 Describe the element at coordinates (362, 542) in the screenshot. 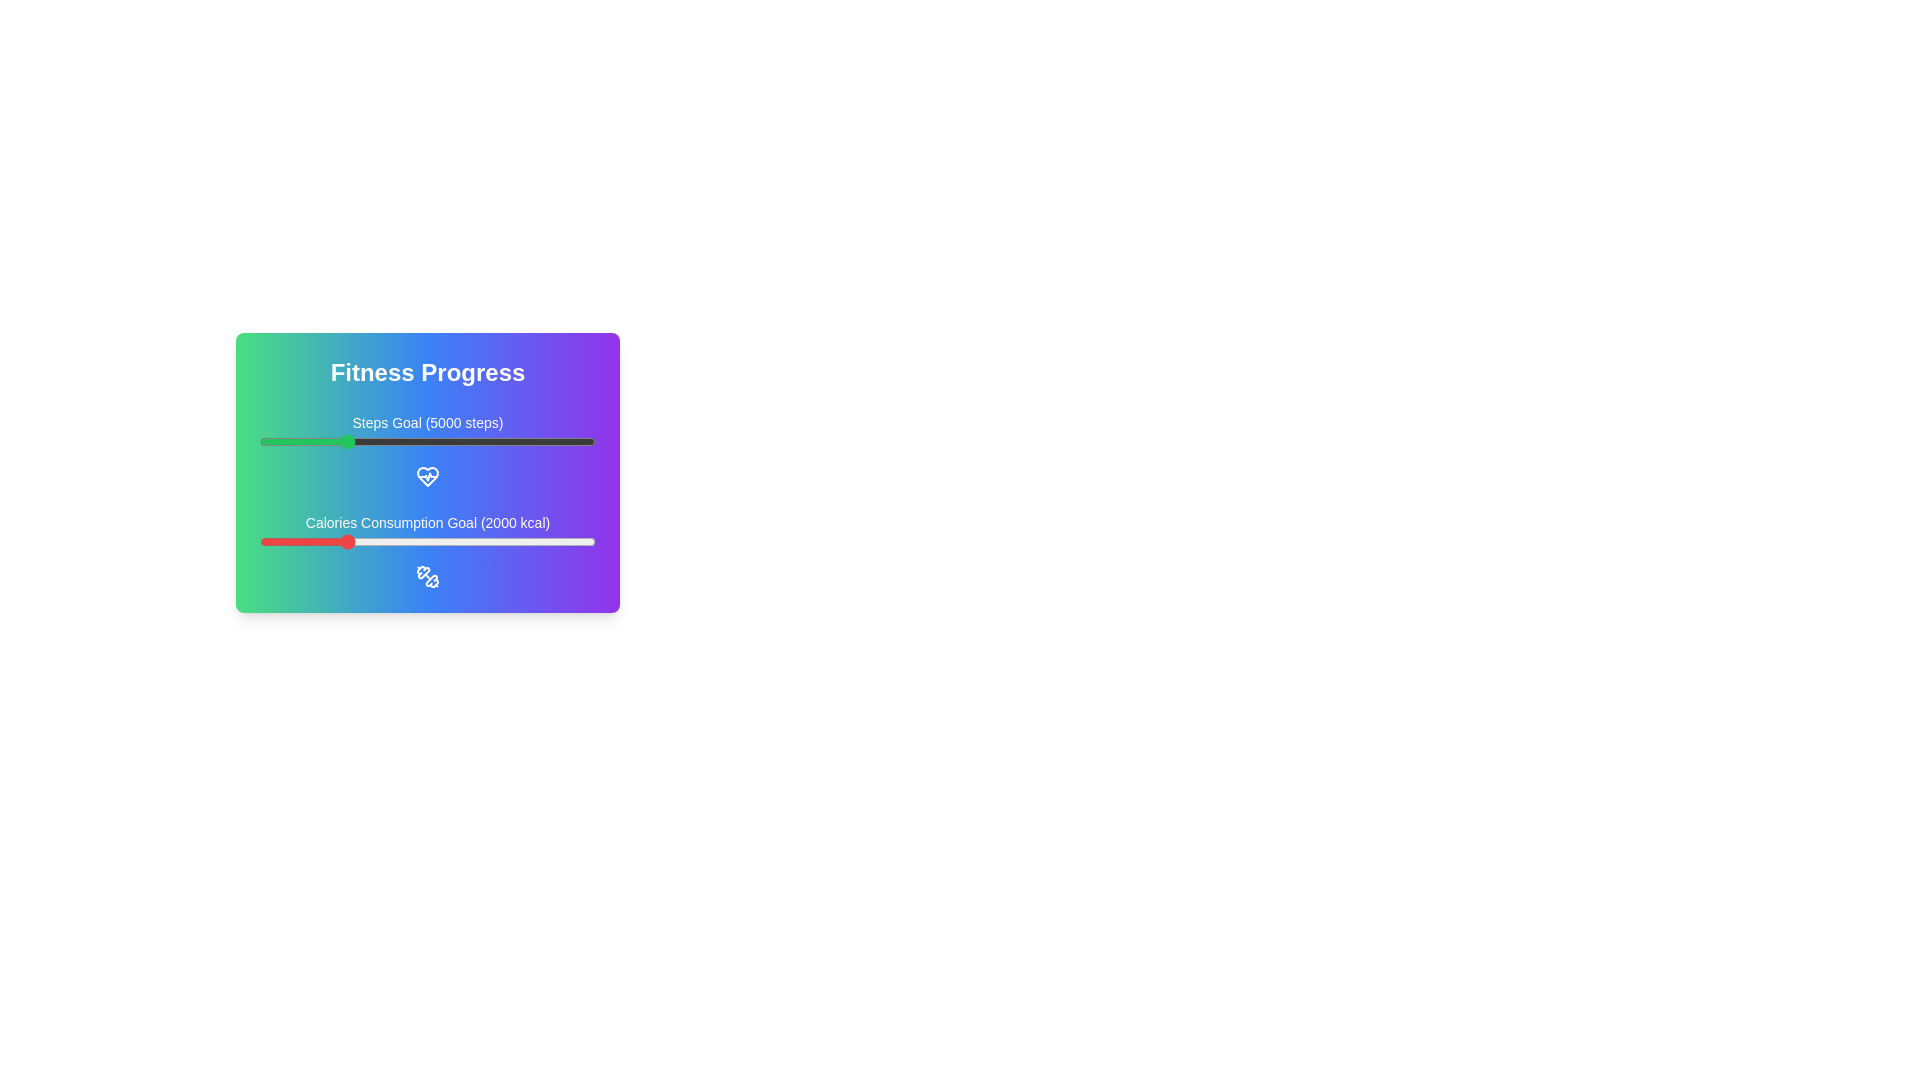

I see `the calories goal` at that location.